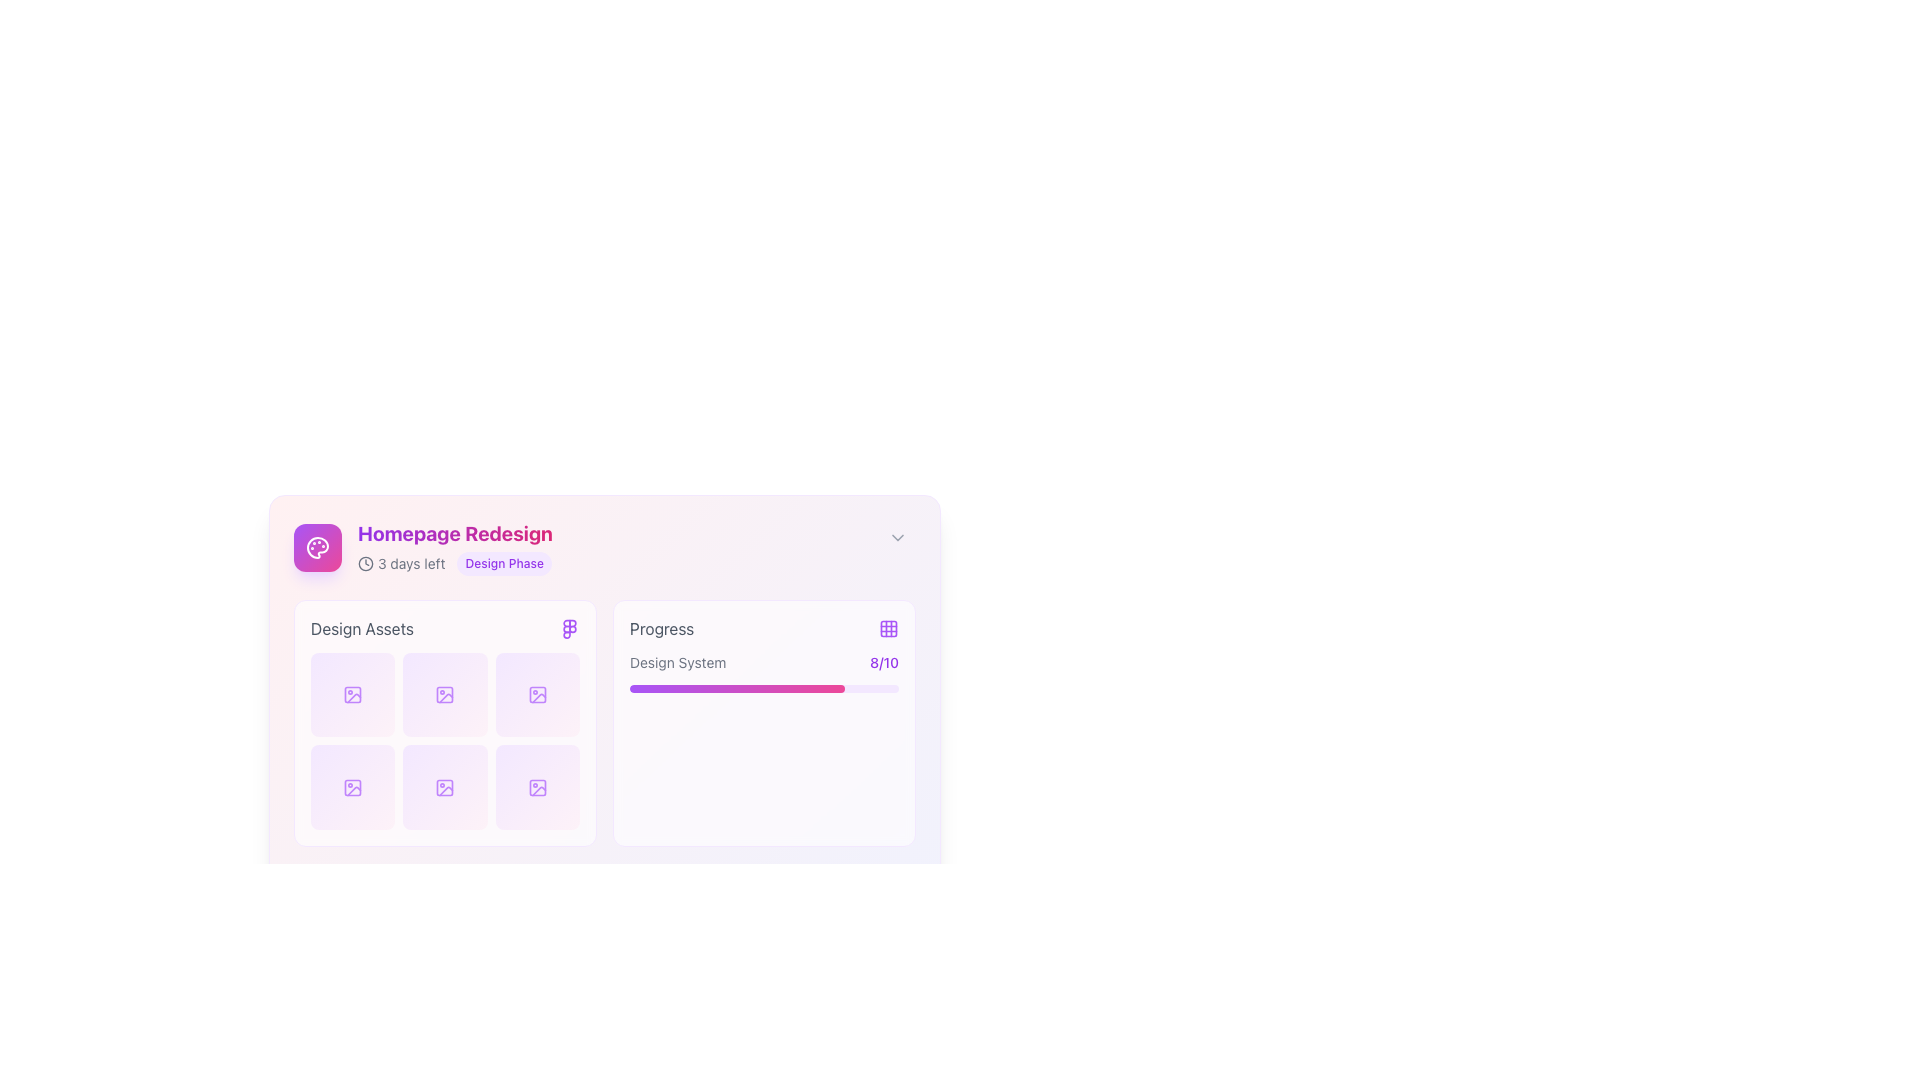 This screenshot has width=1920, height=1080. What do you see at coordinates (763, 688) in the screenshot?
I see `the horizontal progress bar with a purple gradient fill, representing 80% completion` at bounding box center [763, 688].